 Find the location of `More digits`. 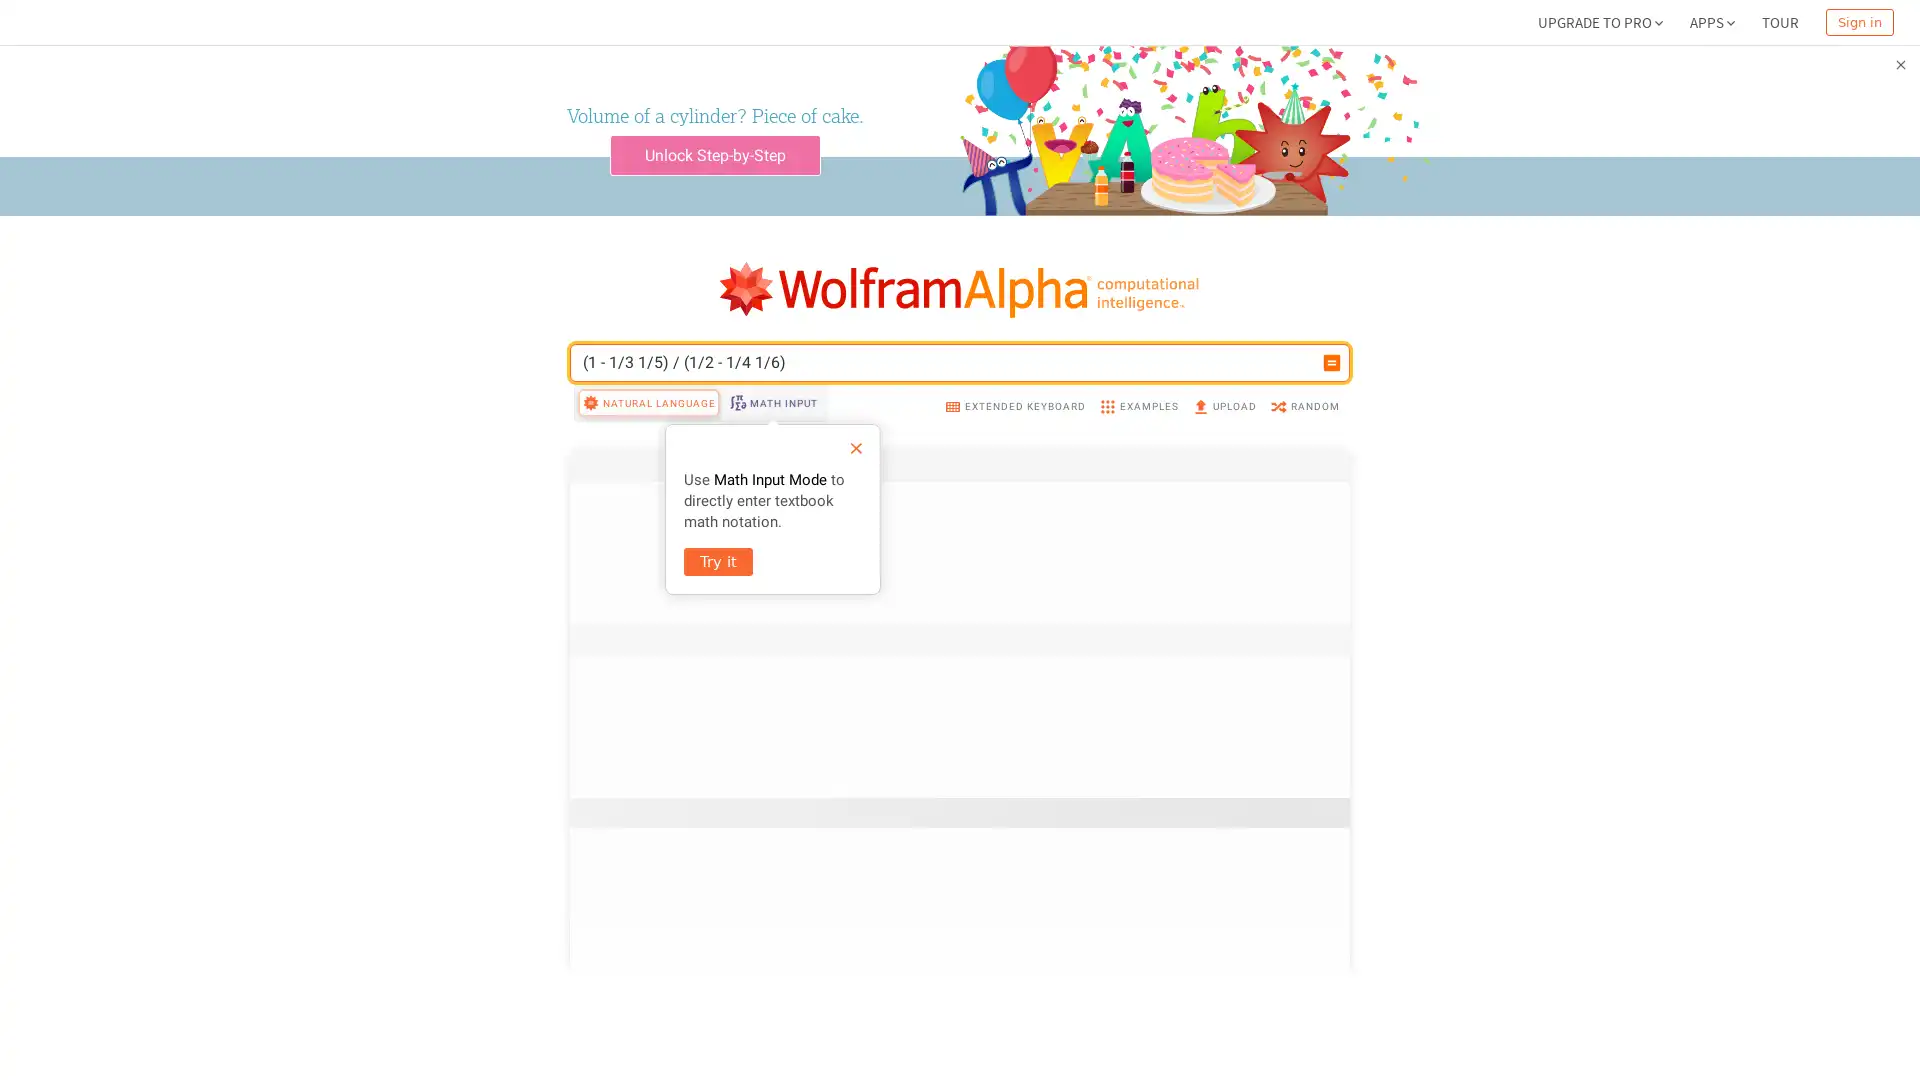

More digits is located at coordinates (1289, 652).